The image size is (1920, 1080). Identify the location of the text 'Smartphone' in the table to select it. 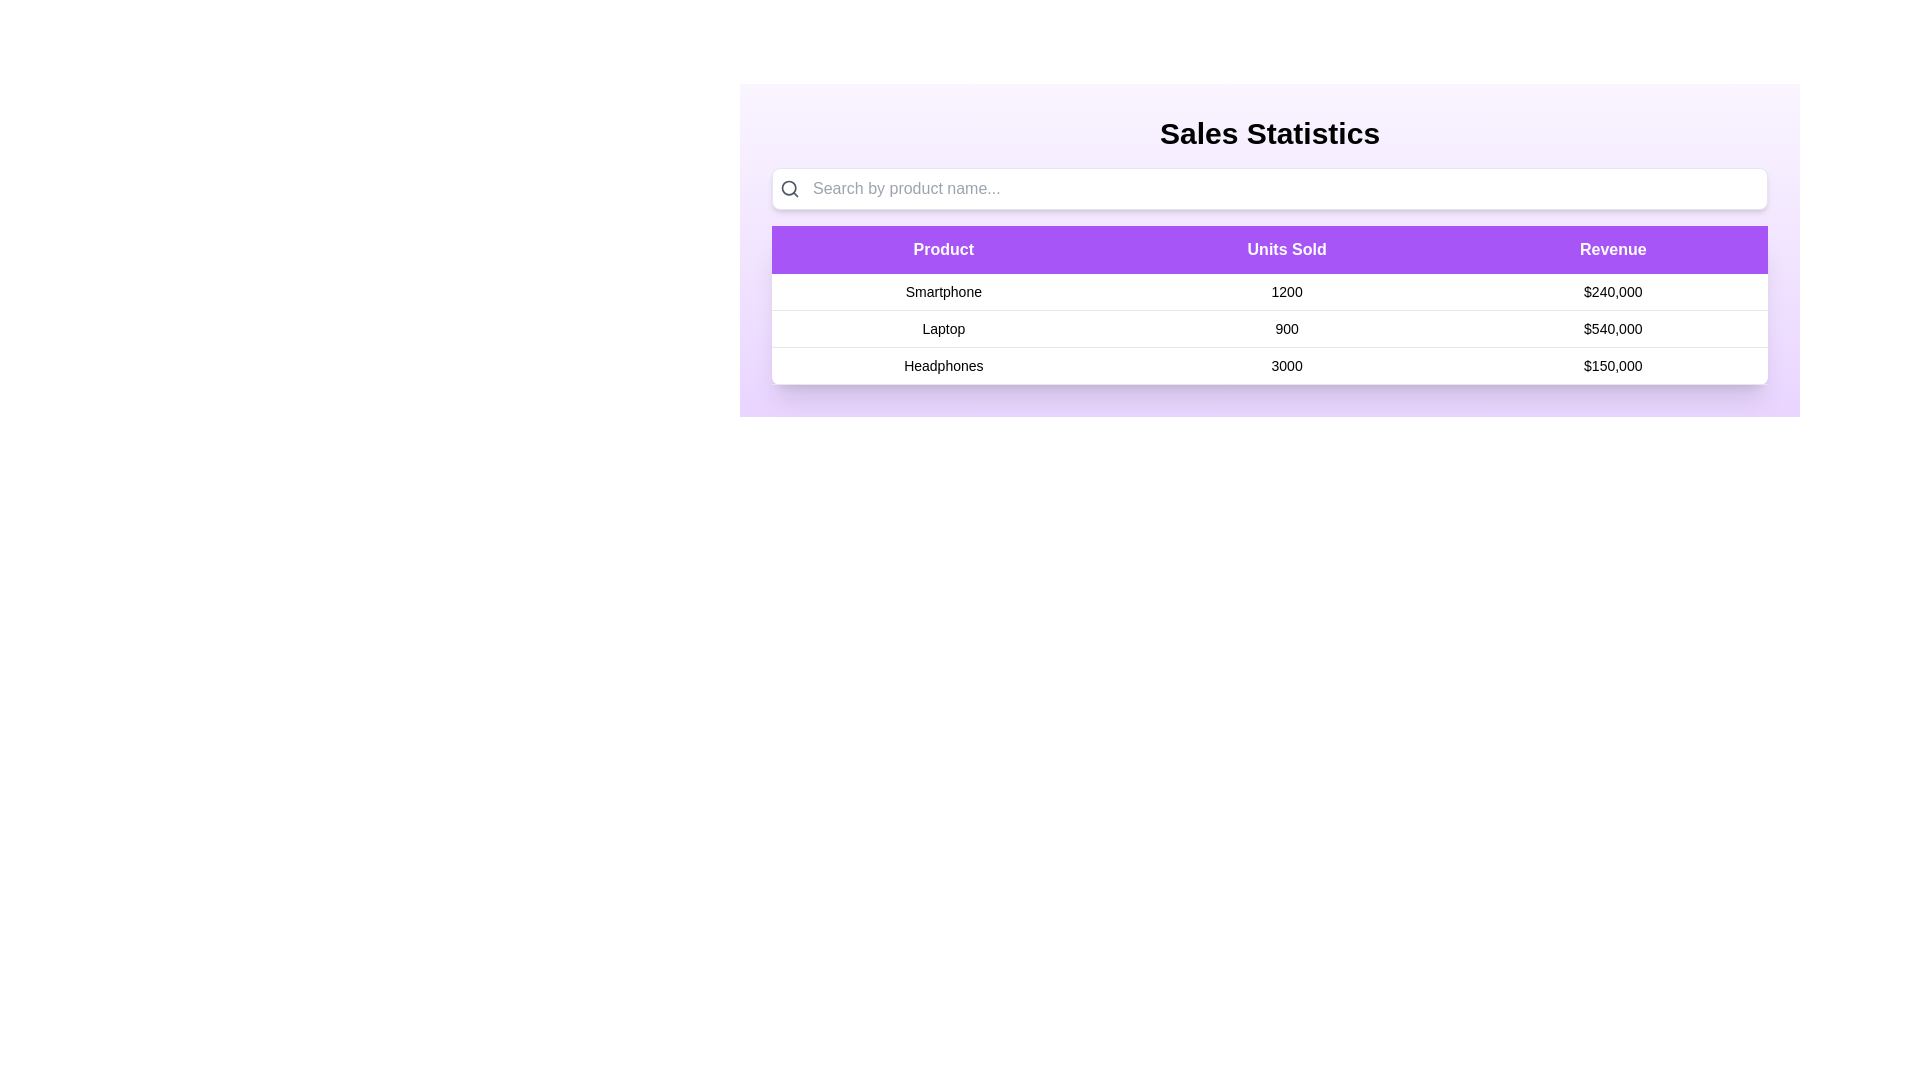
(942, 292).